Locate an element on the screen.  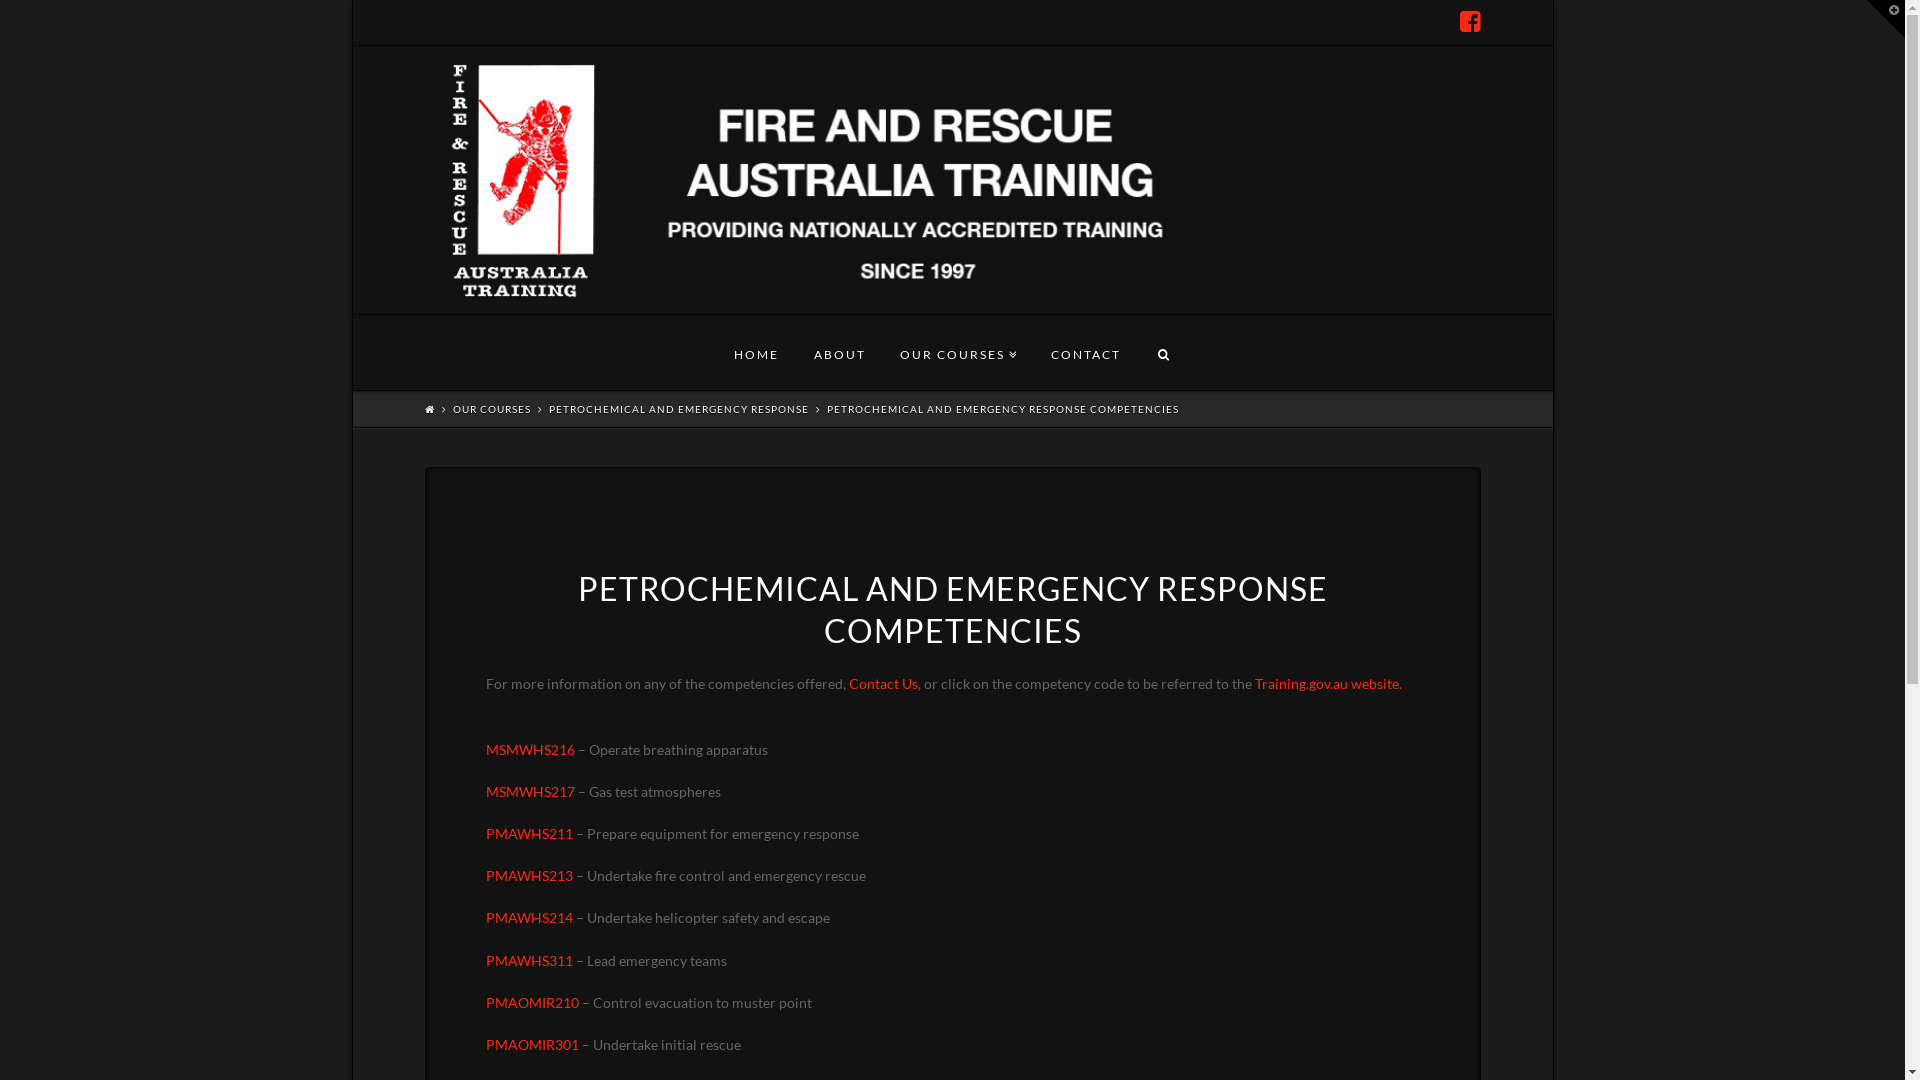
'PMAWHS311' is located at coordinates (485, 959).